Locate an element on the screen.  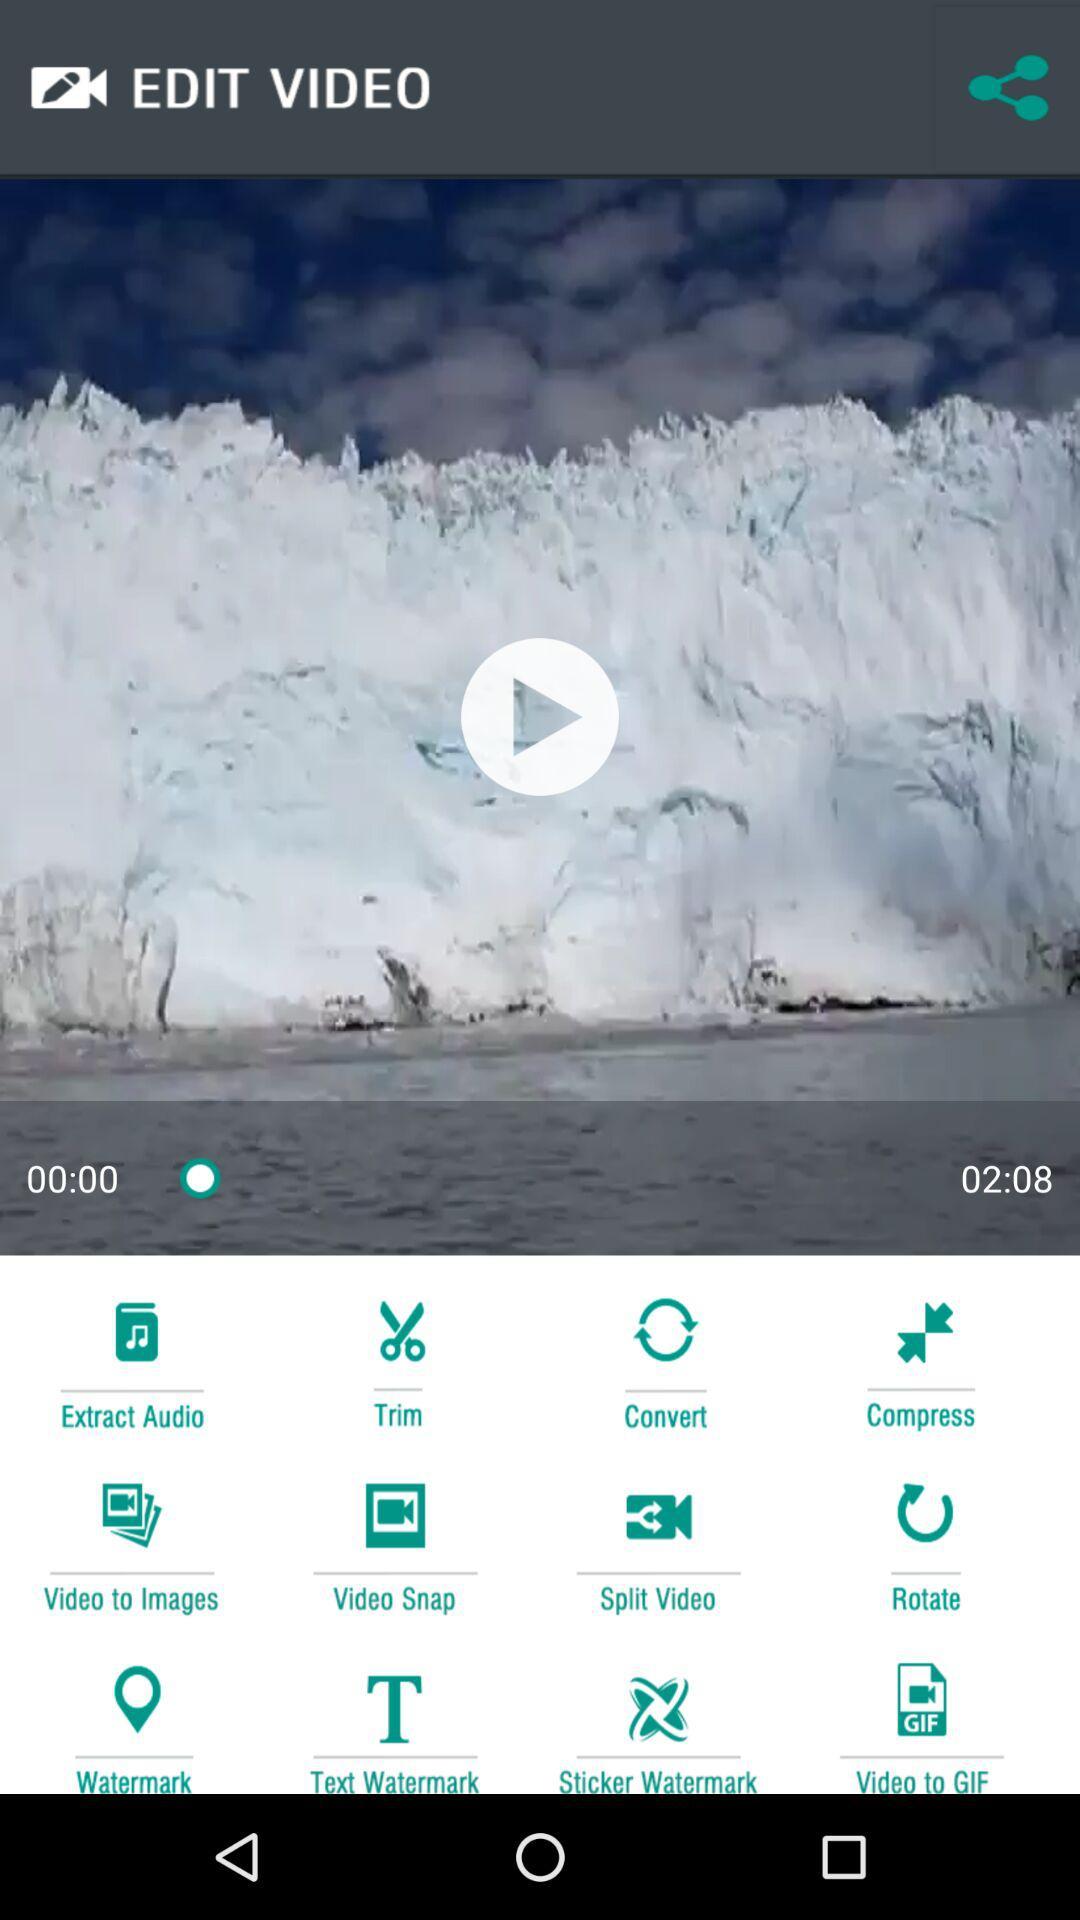
text watermark box is located at coordinates (394, 1717).